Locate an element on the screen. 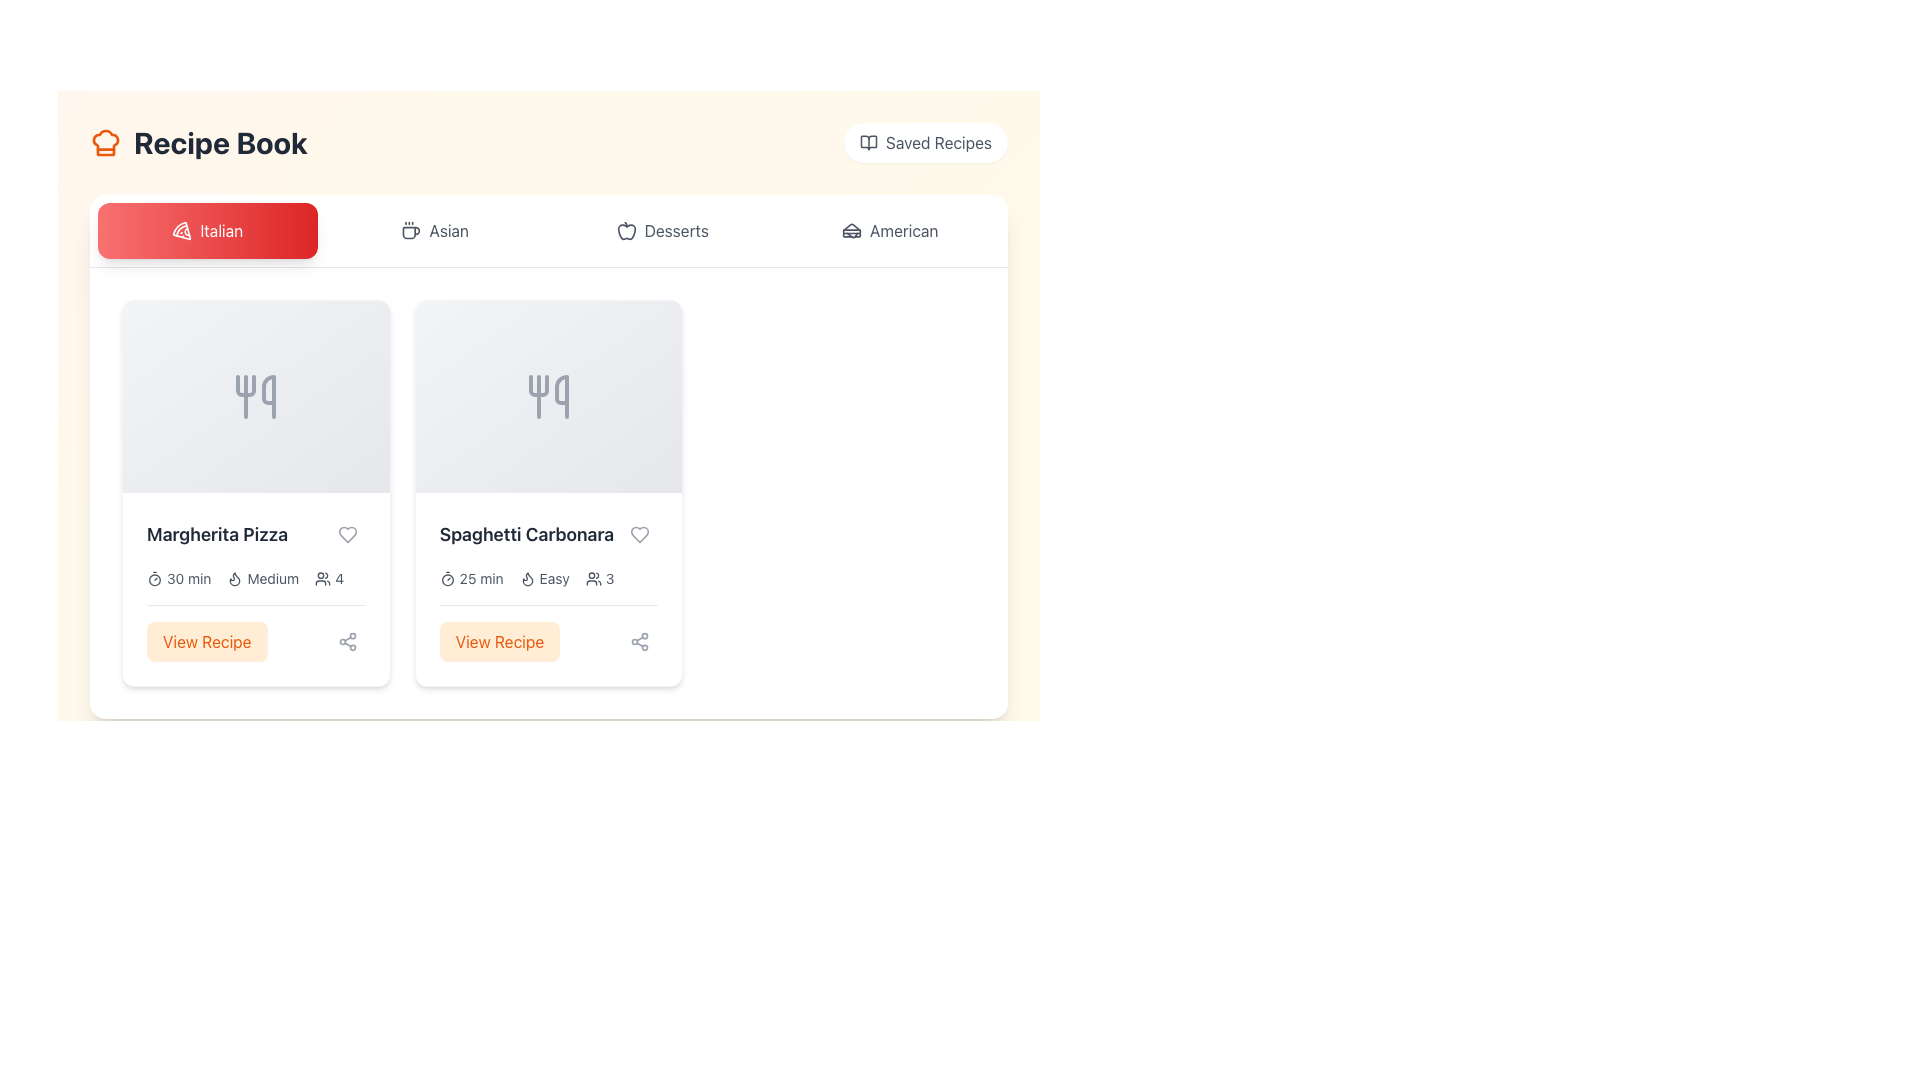 This screenshot has width=1920, height=1080. the primary button located at the bottom of the second recipe card is located at coordinates (548, 633).